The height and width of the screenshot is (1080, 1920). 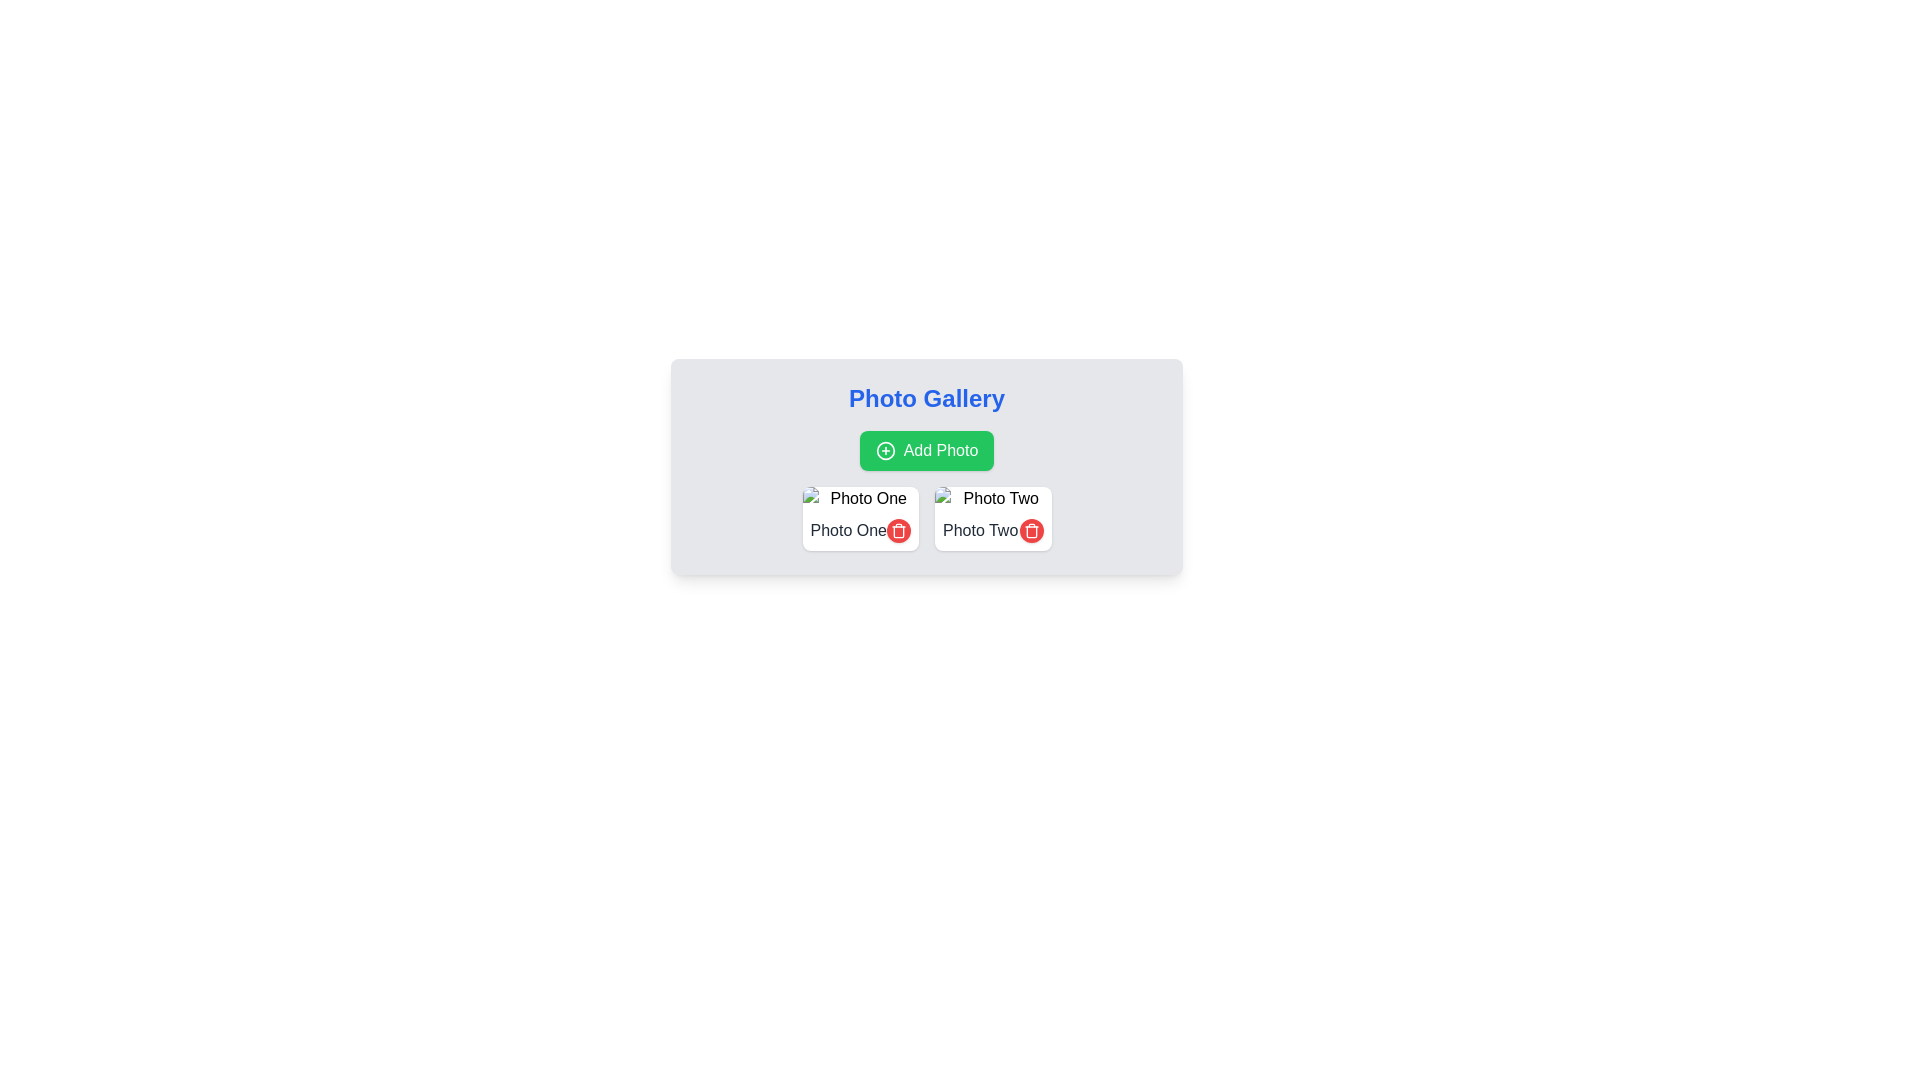 I want to click on the delete button located in the bottom-right corner of the card labeled 'Photo Two', so click(x=1031, y=530).